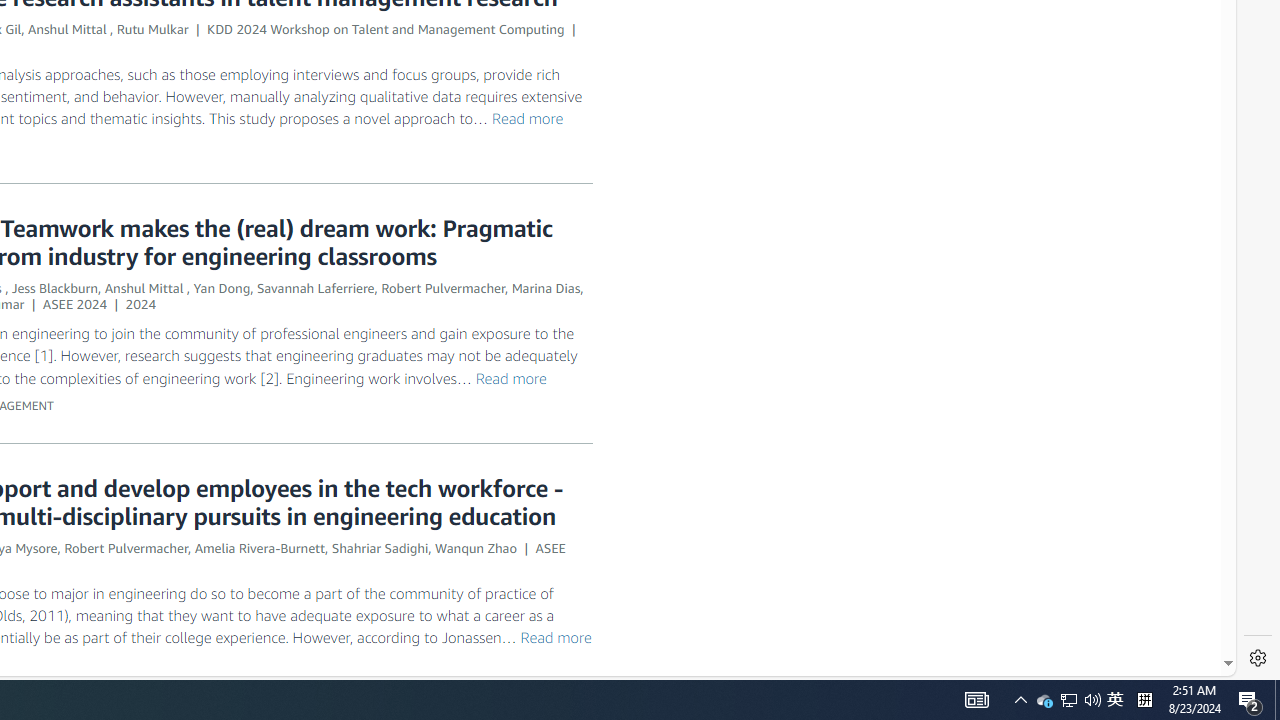 This screenshot has width=1280, height=720. What do you see at coordinates (545, 288) in the screenshot?
I see `'Marina Dias'` at bounding box center [545, 288].